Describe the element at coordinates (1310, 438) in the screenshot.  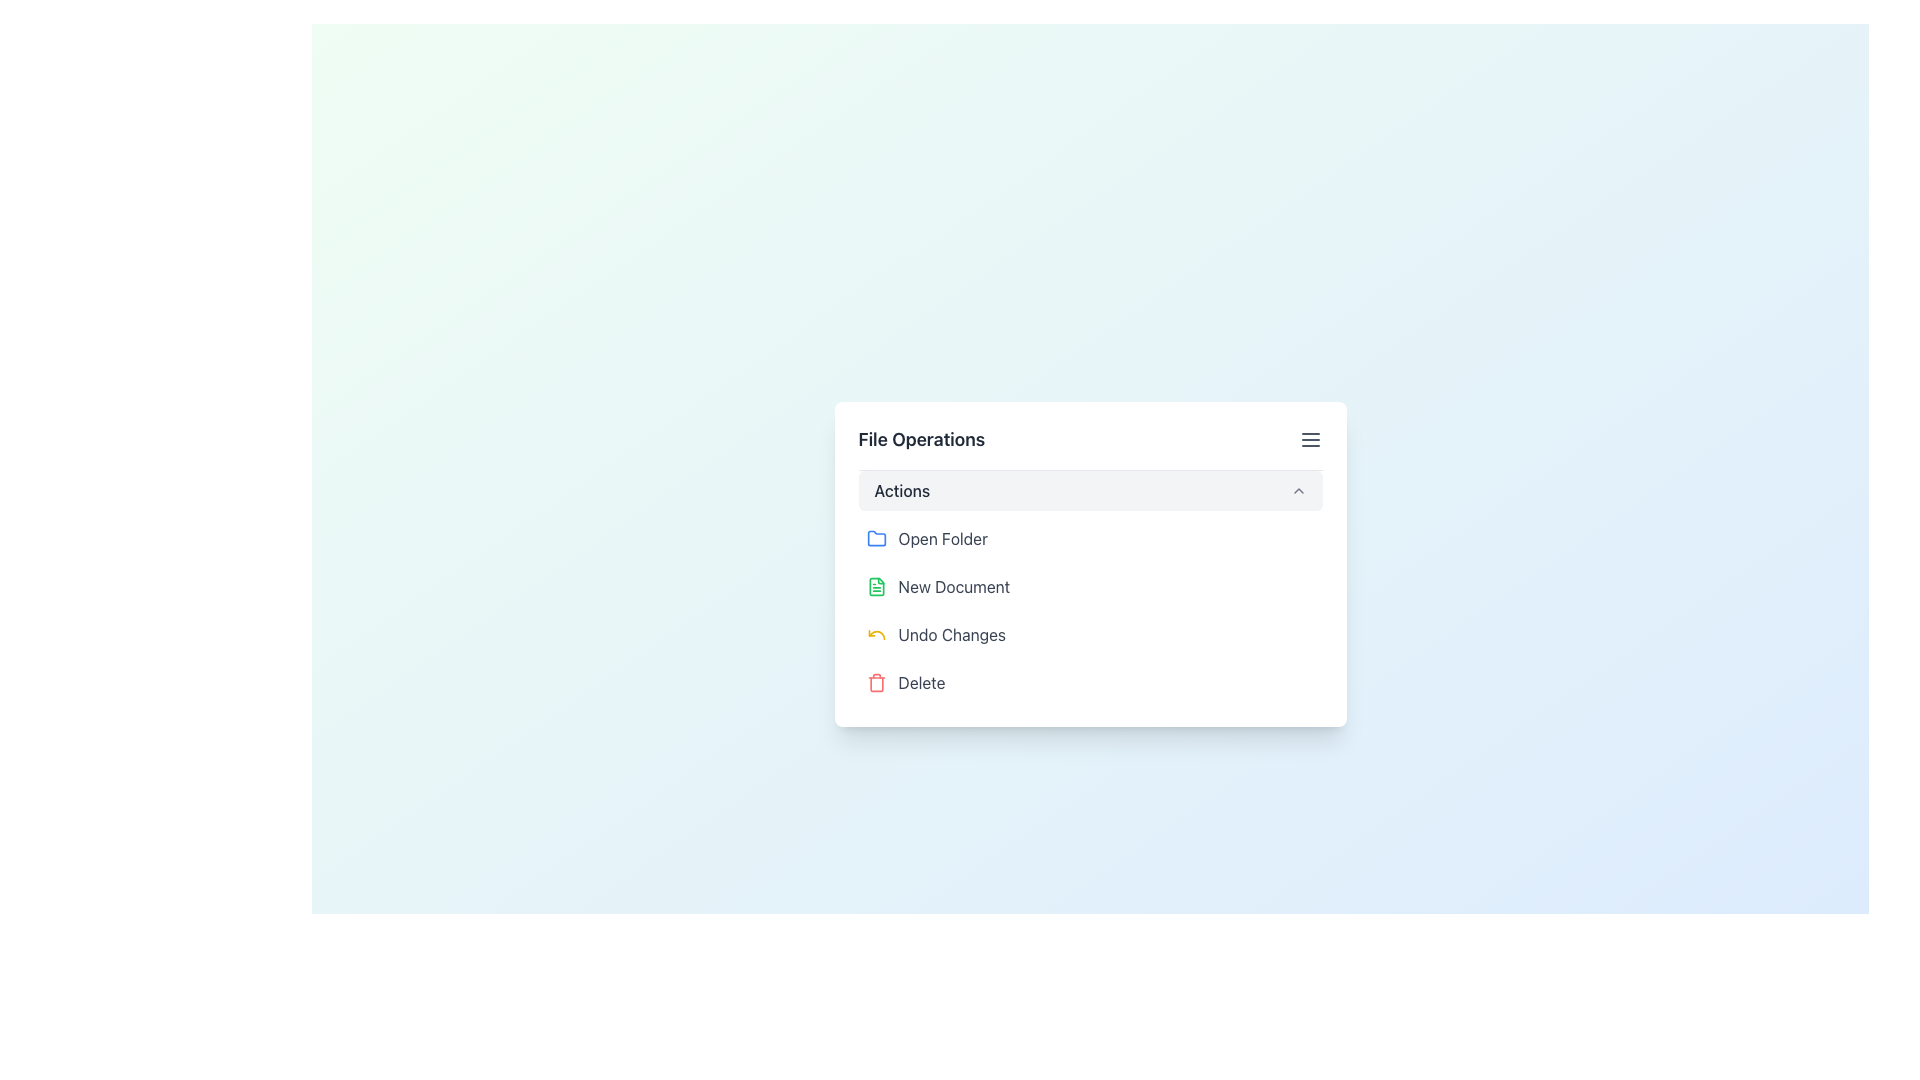
I see `the button at the far right end of the header section of the 'File Operations' card` at that location.